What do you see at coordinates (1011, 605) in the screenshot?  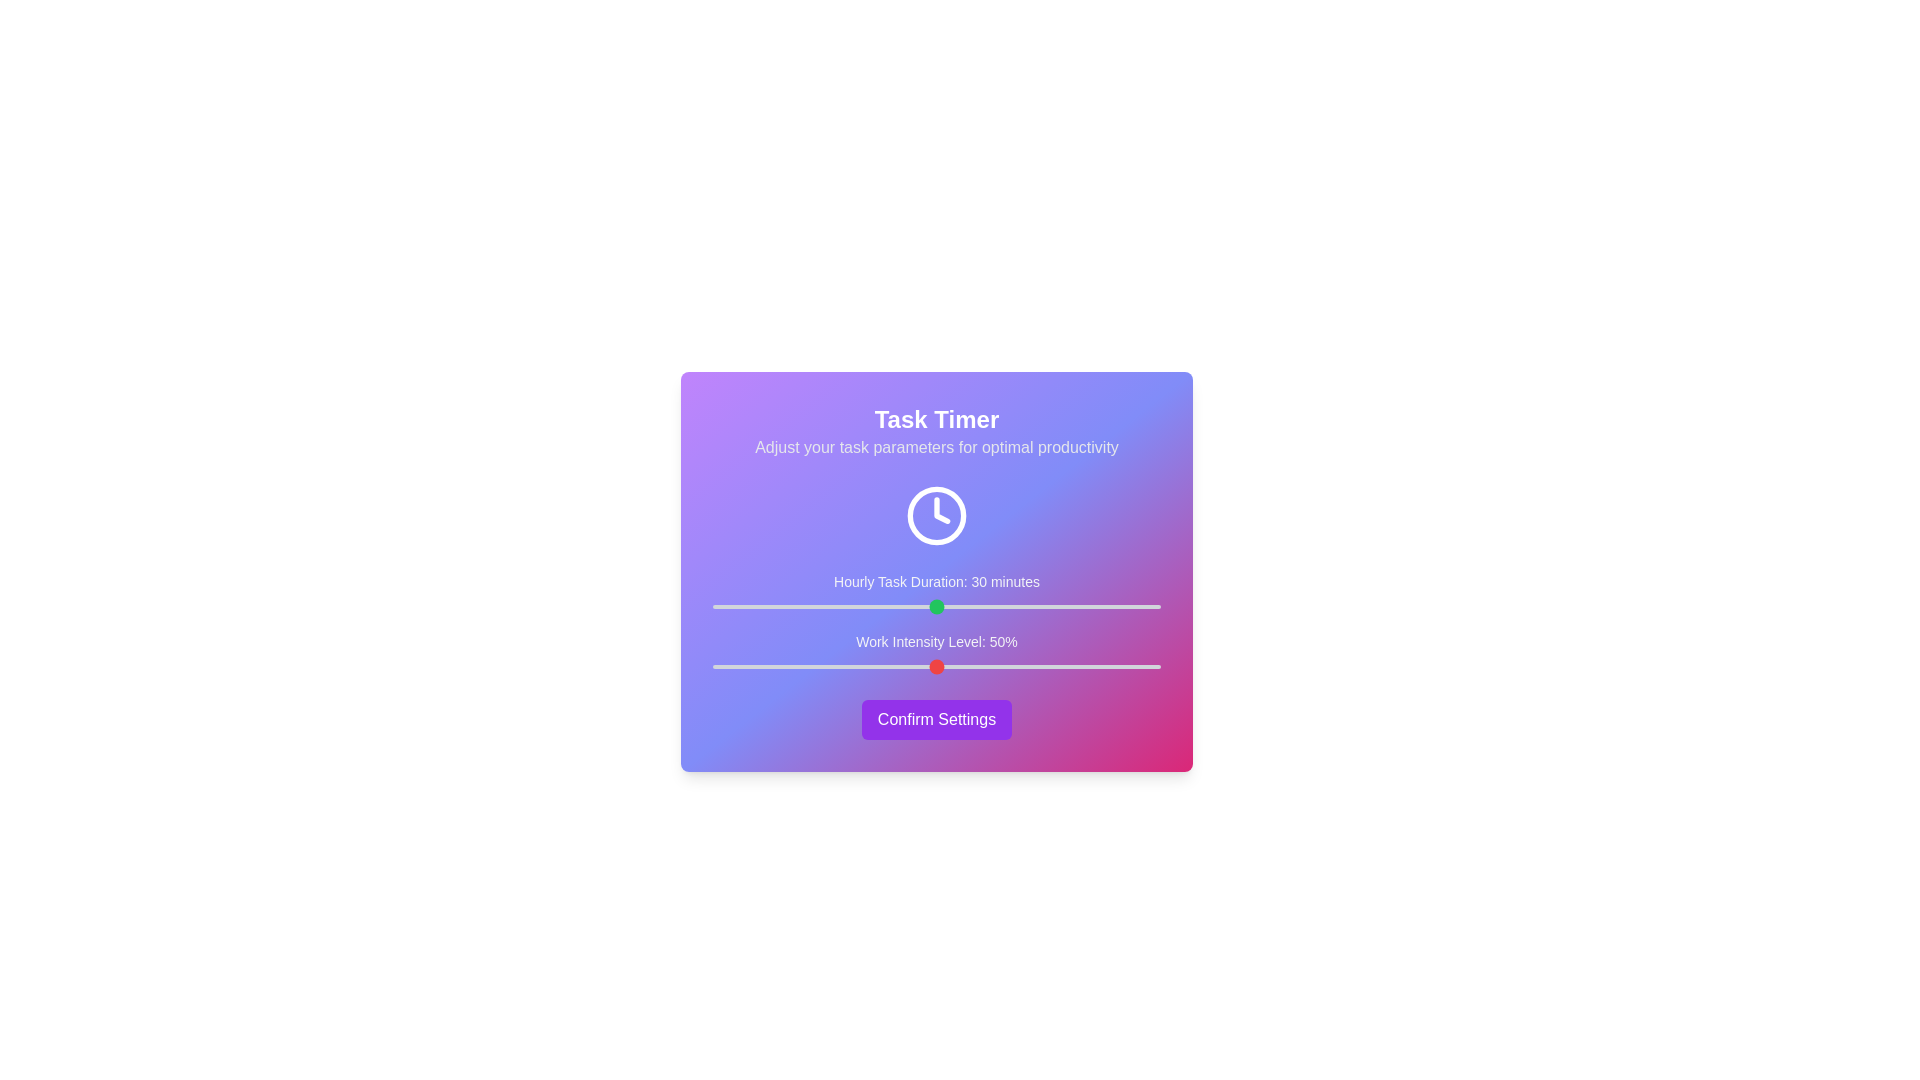 I see `the 'Hourly Task Duration' slider to 40 minutes` at bounding box center [1011, 605].